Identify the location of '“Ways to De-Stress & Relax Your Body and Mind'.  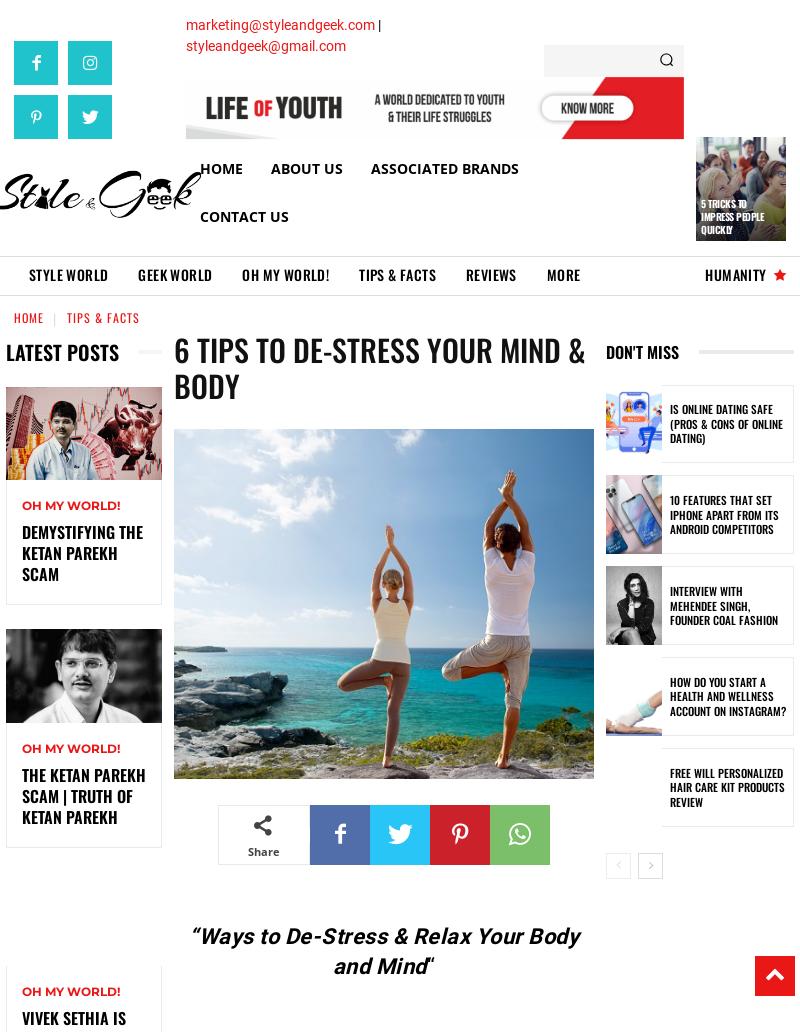
(383, 949).